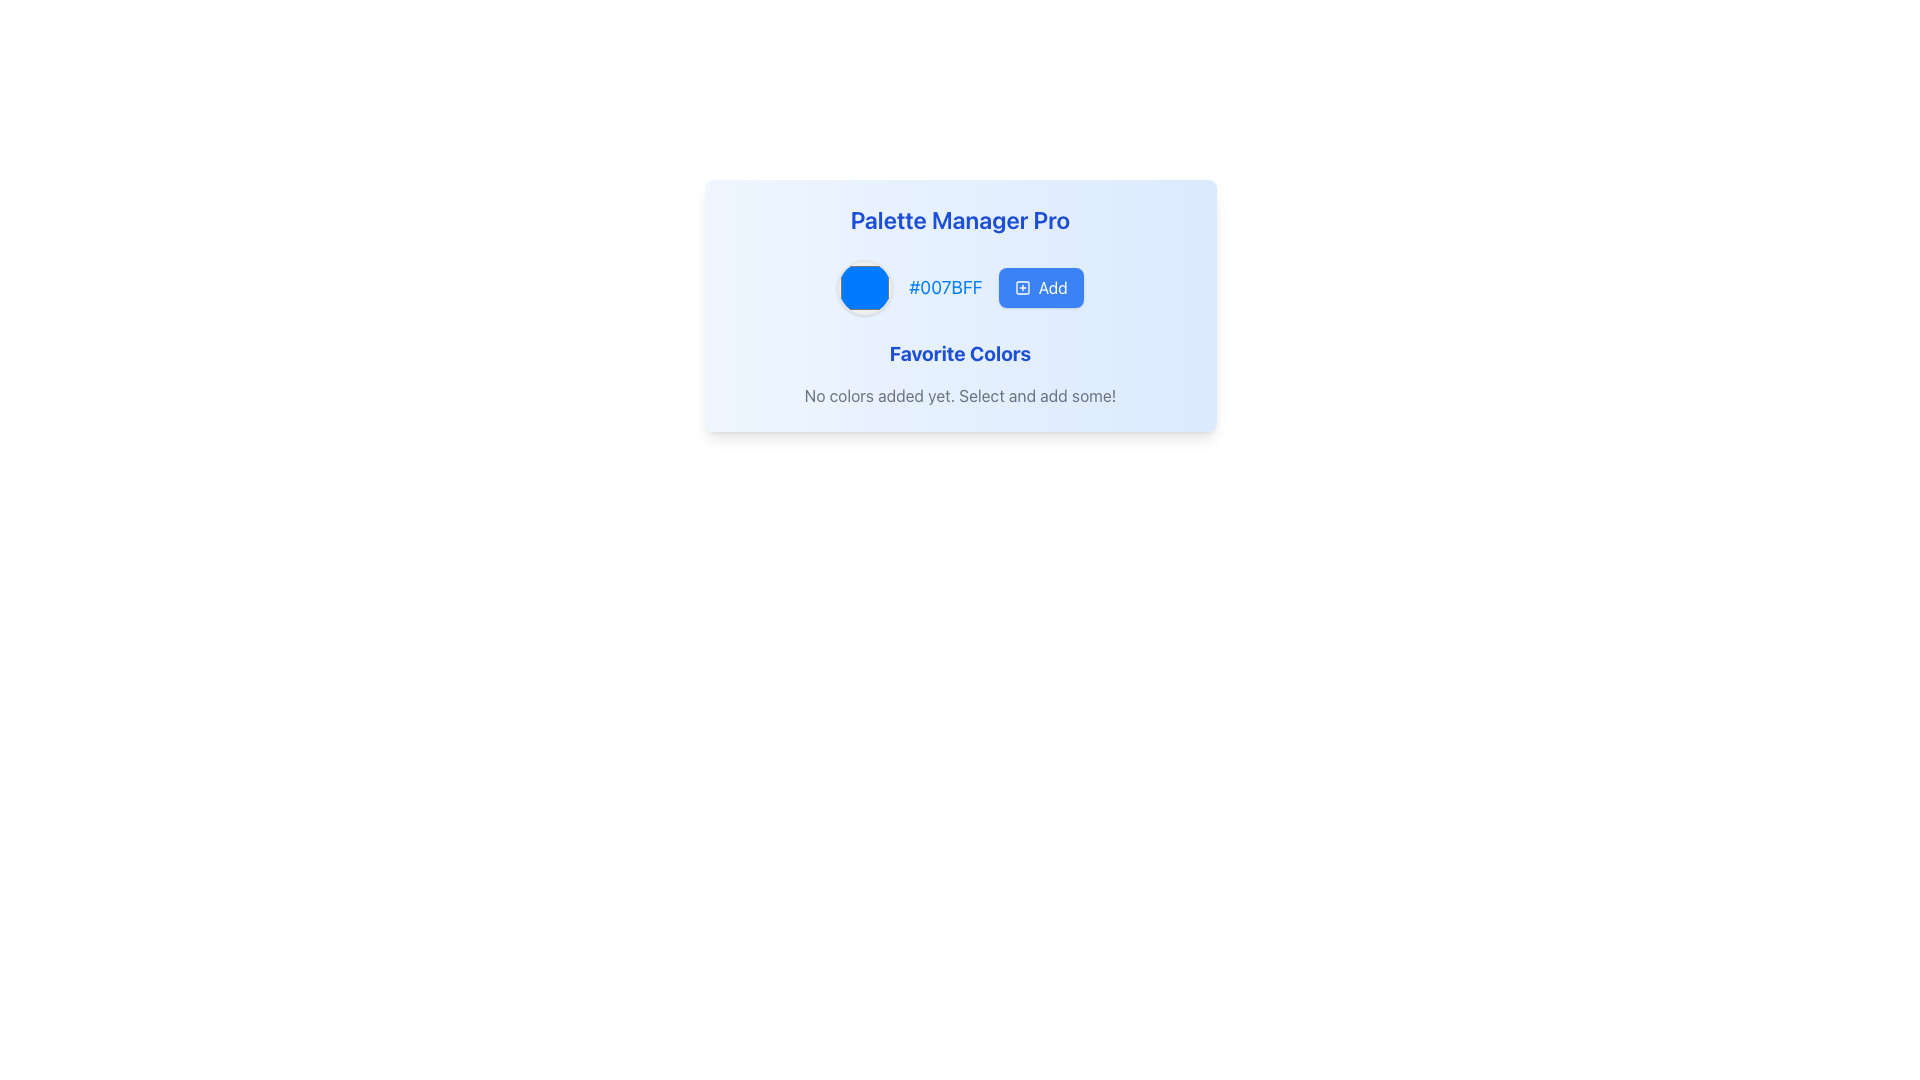  I want to click on the add icon located to the left of the 'Add' text in the button group at the top-right section of the card layout, so click(1022, 288).